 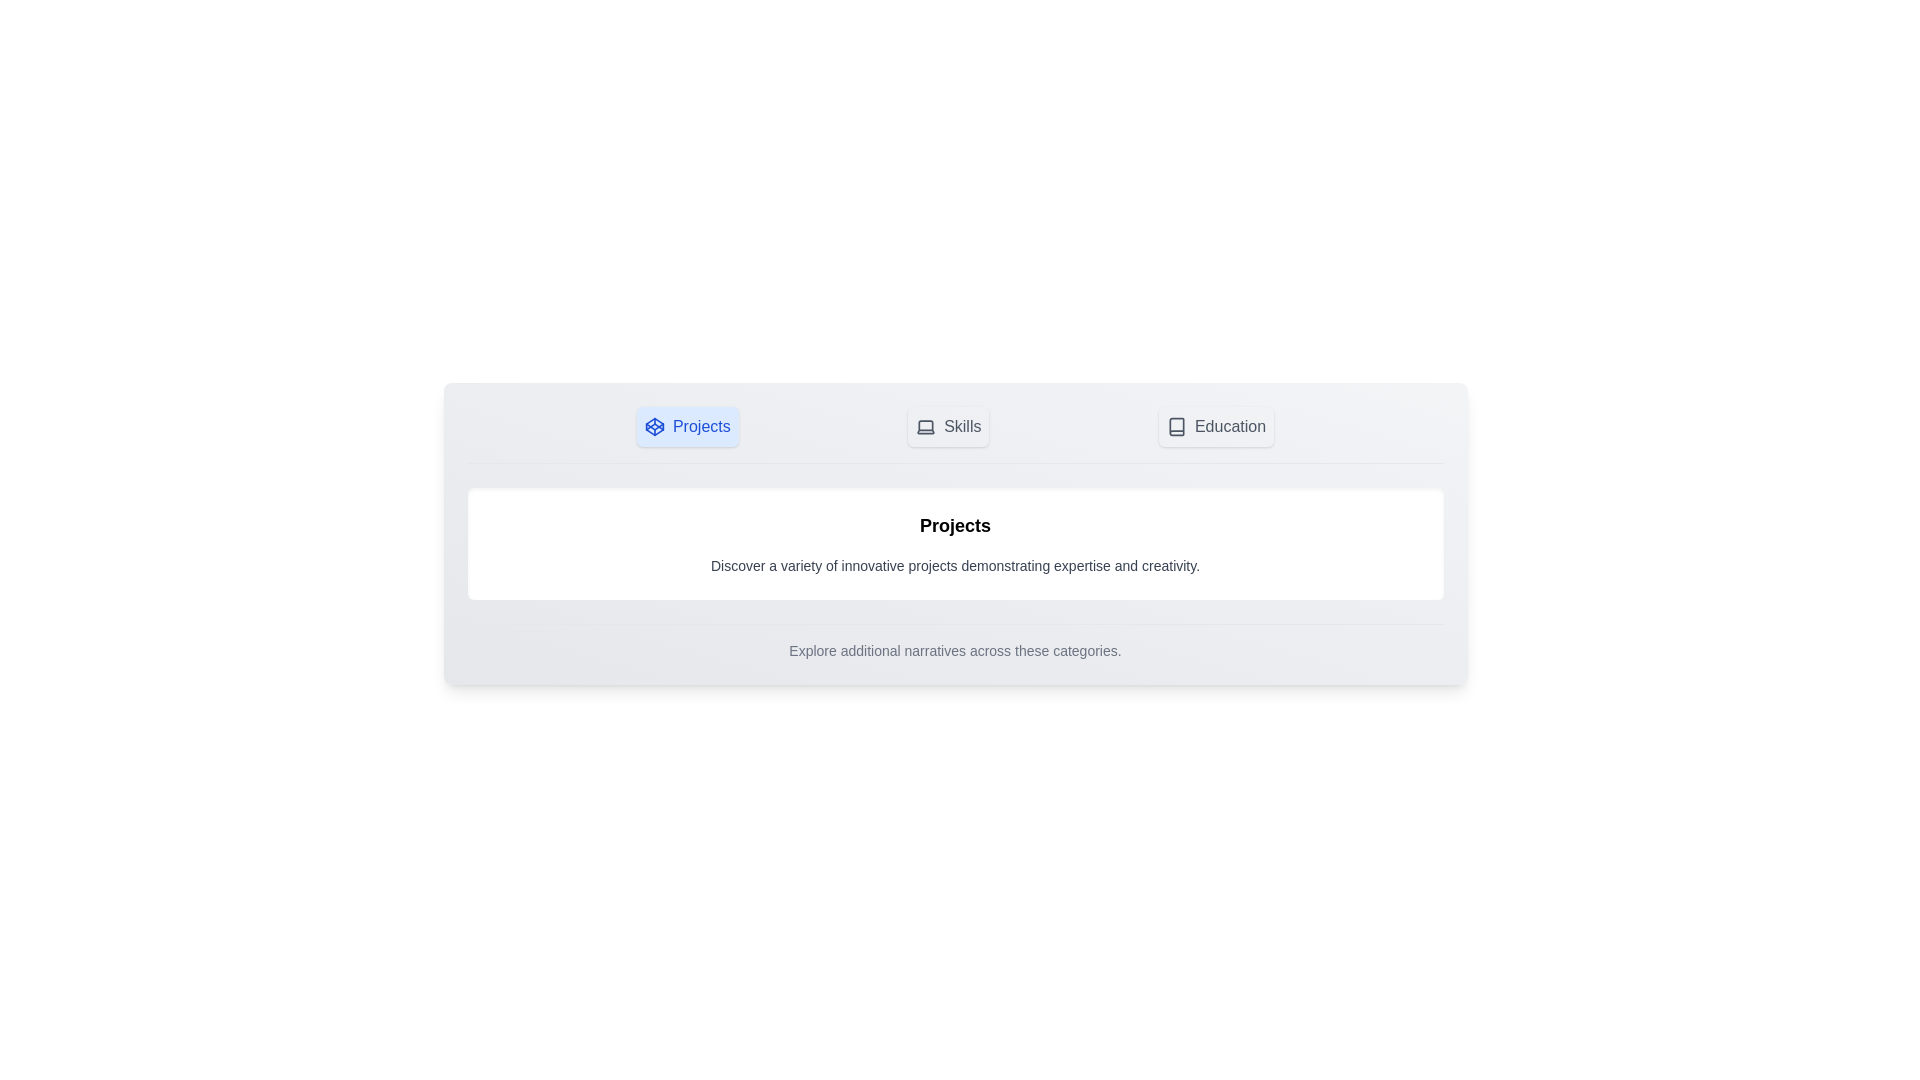 What do you see at coordinates (1176, 426) in the screenshot?
I see `the educational icon embedded within the SVG navigation bar` at bounding box center [1176, 426].